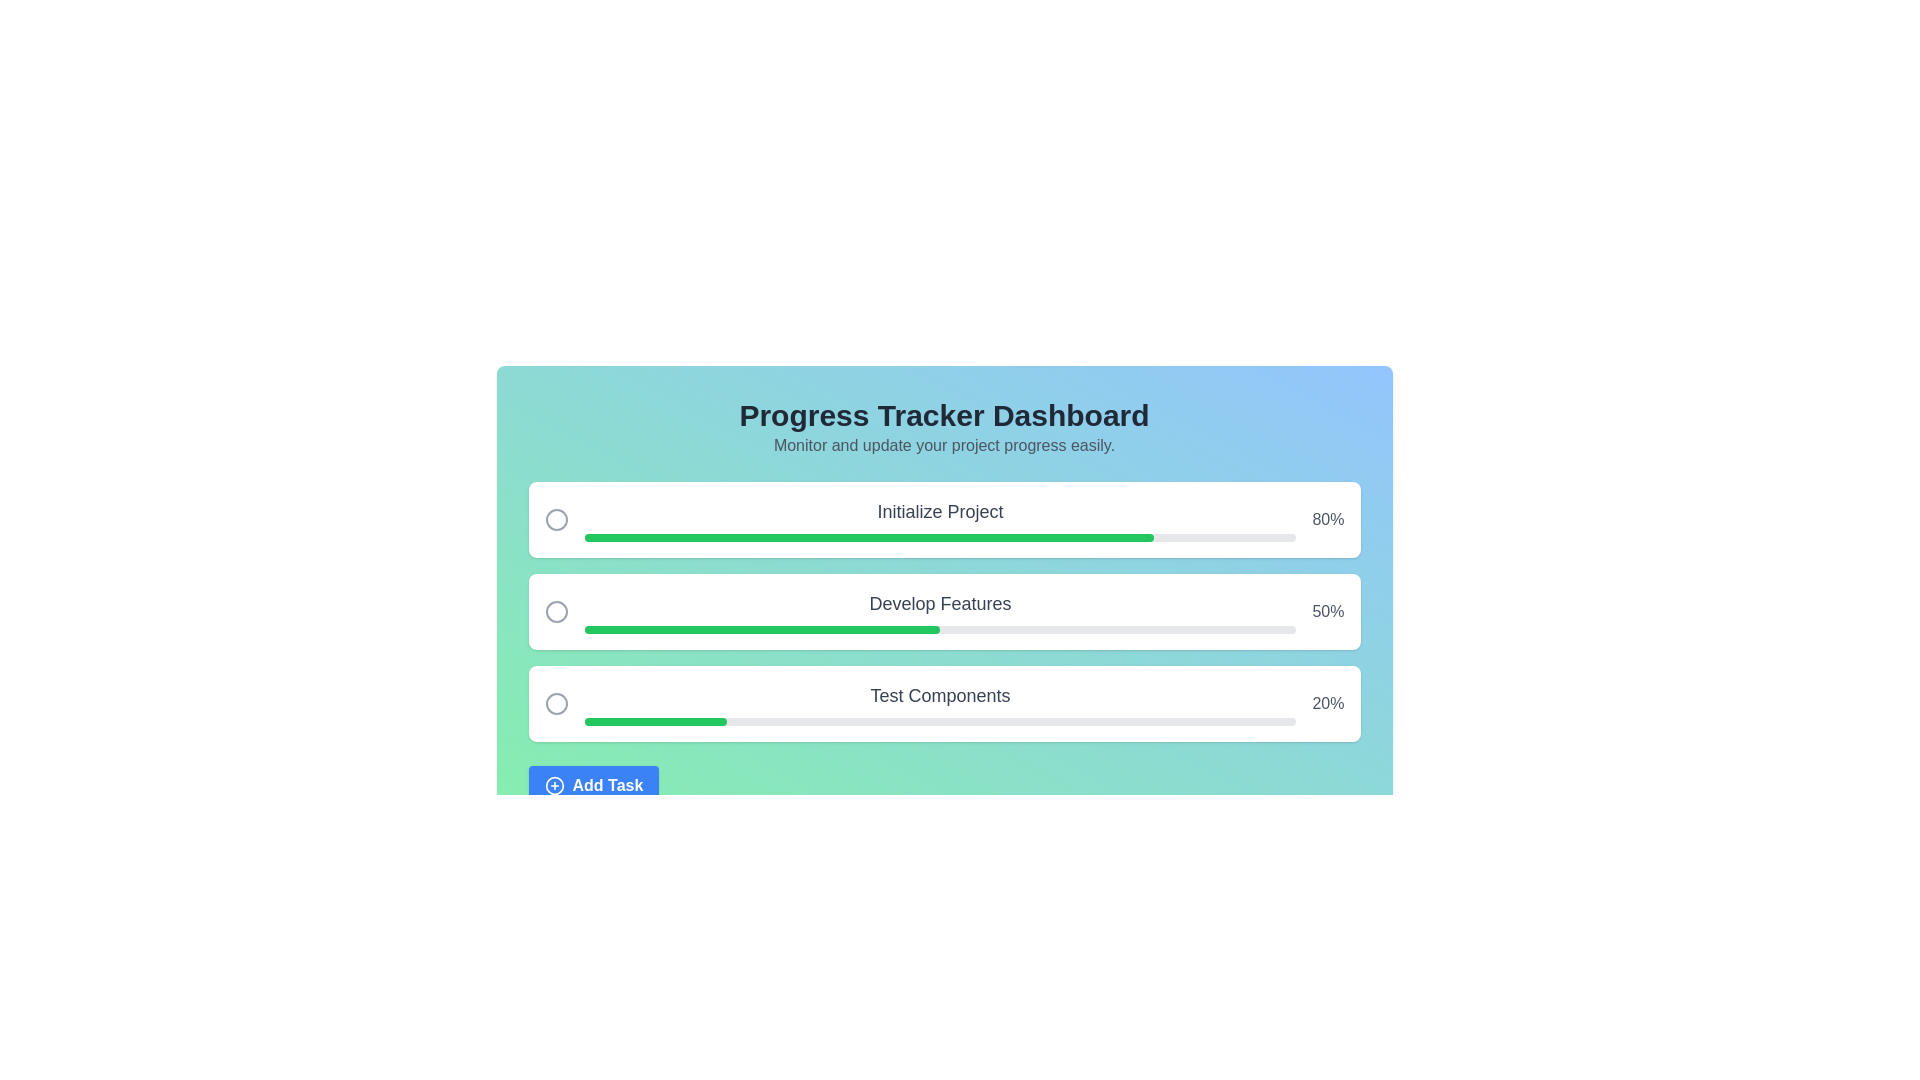 The width and height of the screenshot is (1920, 1080). What do you see at coordinates (556, 703) in the screenshot?
I see `the third circular indicator in the progress tracker section, which is aligned vertically next to the 'Test Components' label` at bounding box center [556, 703].